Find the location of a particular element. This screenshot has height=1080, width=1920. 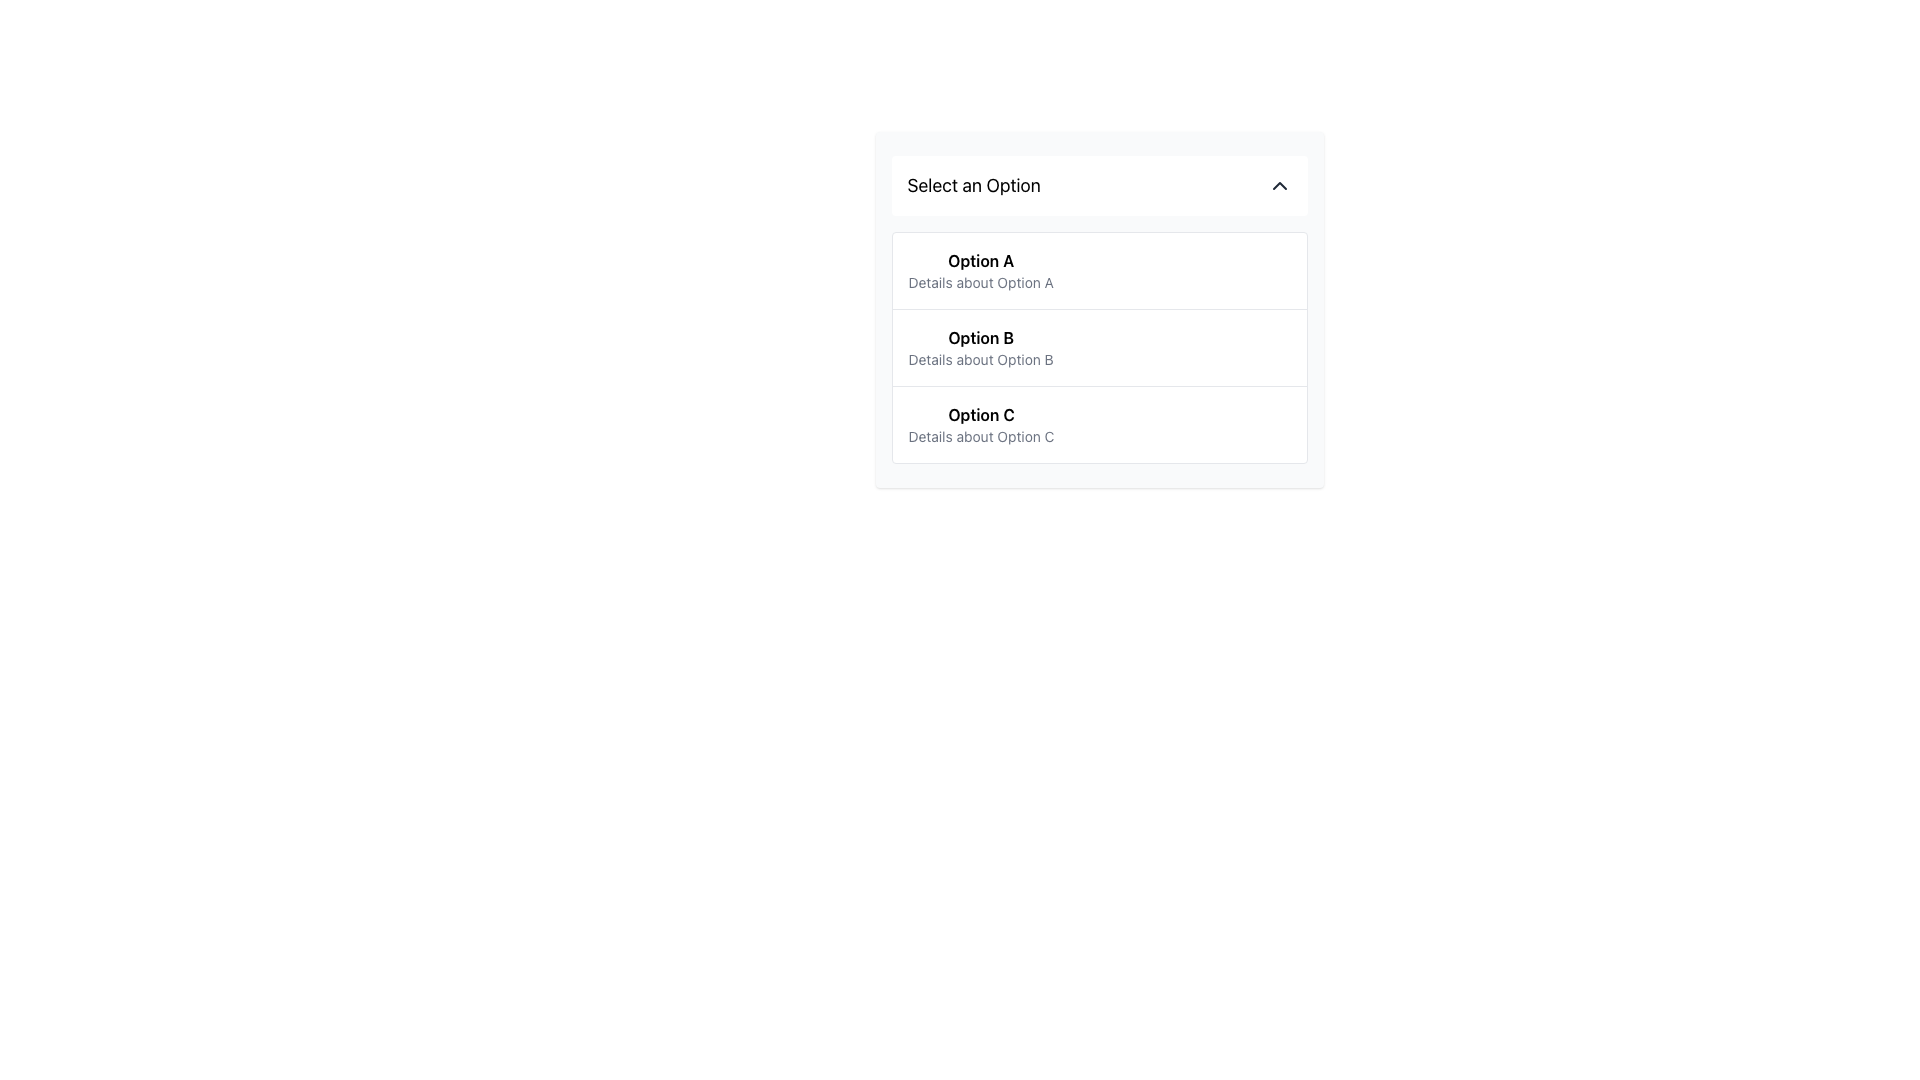

the first list item in the dropdown labeled 'Option A' is located at coordinates (1098, 270).